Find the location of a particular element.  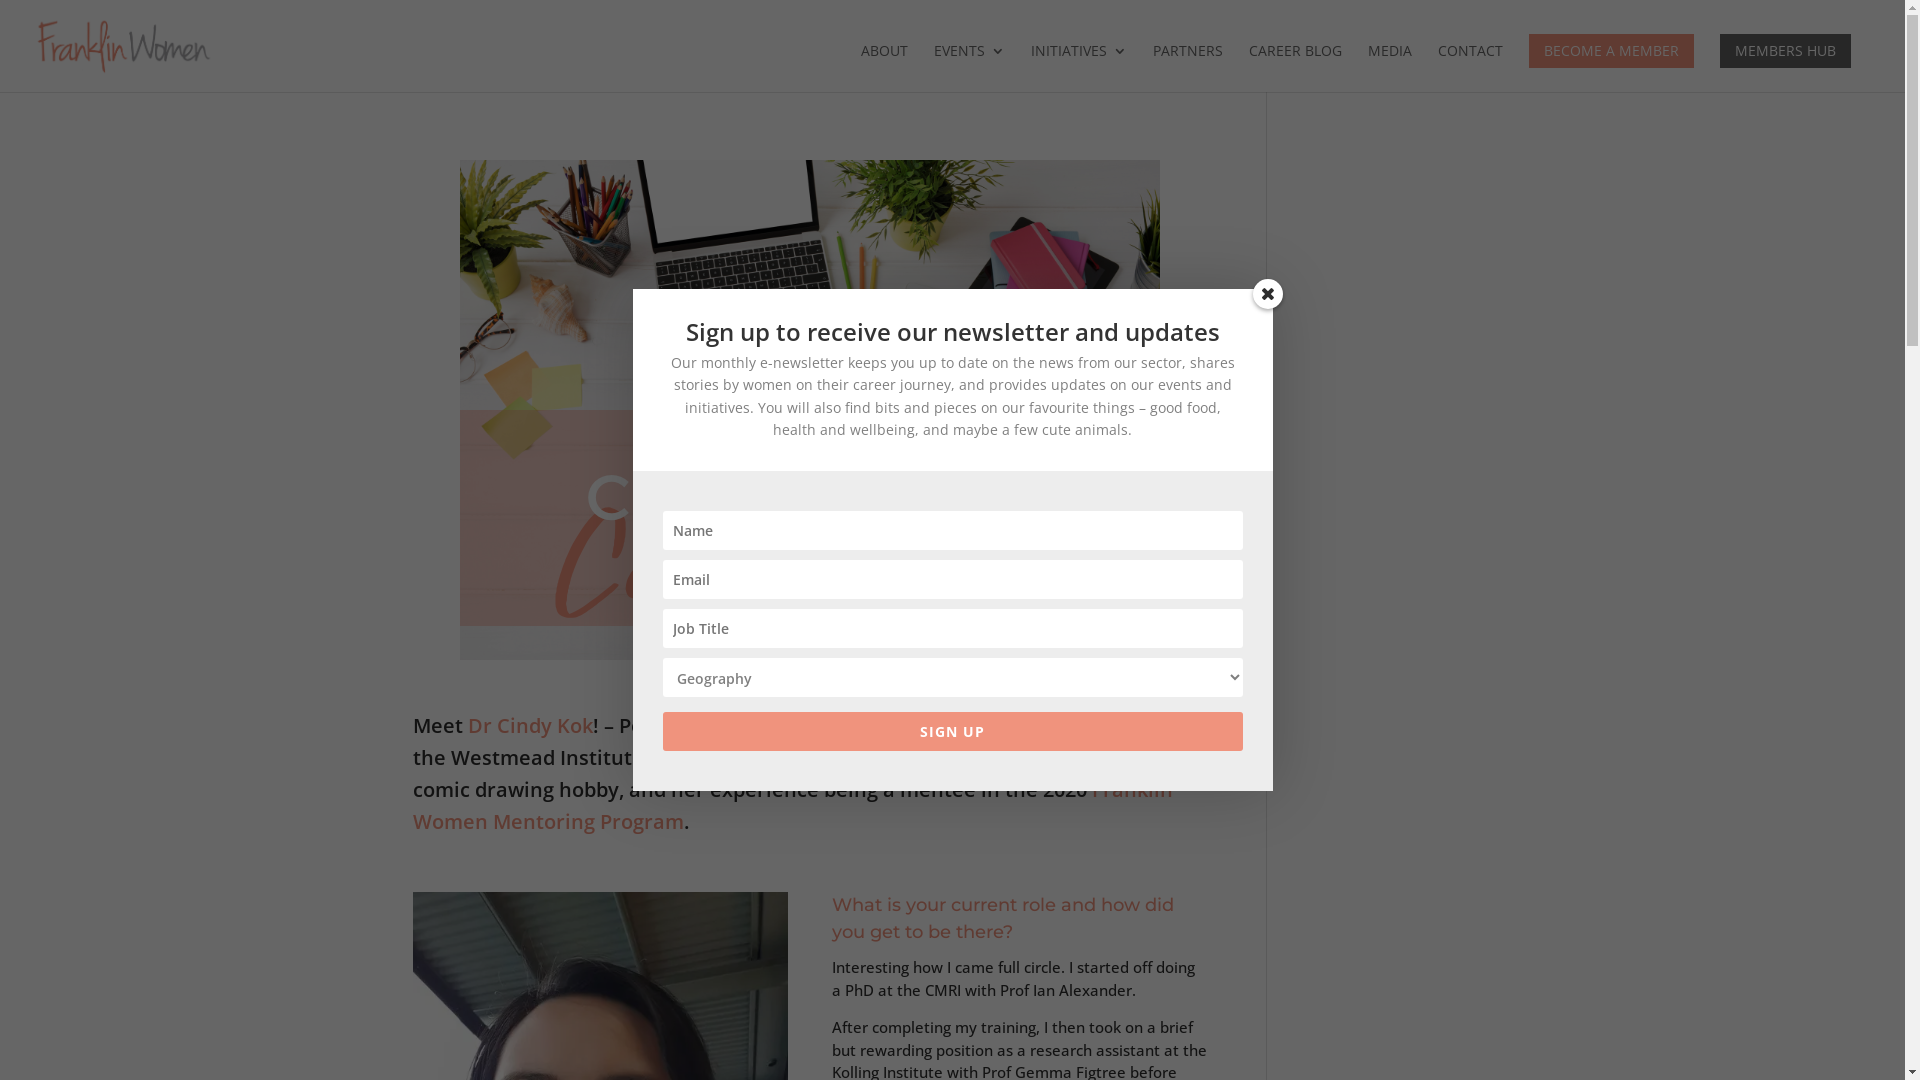

'EVENTS' is located at coordinates (969, 67).